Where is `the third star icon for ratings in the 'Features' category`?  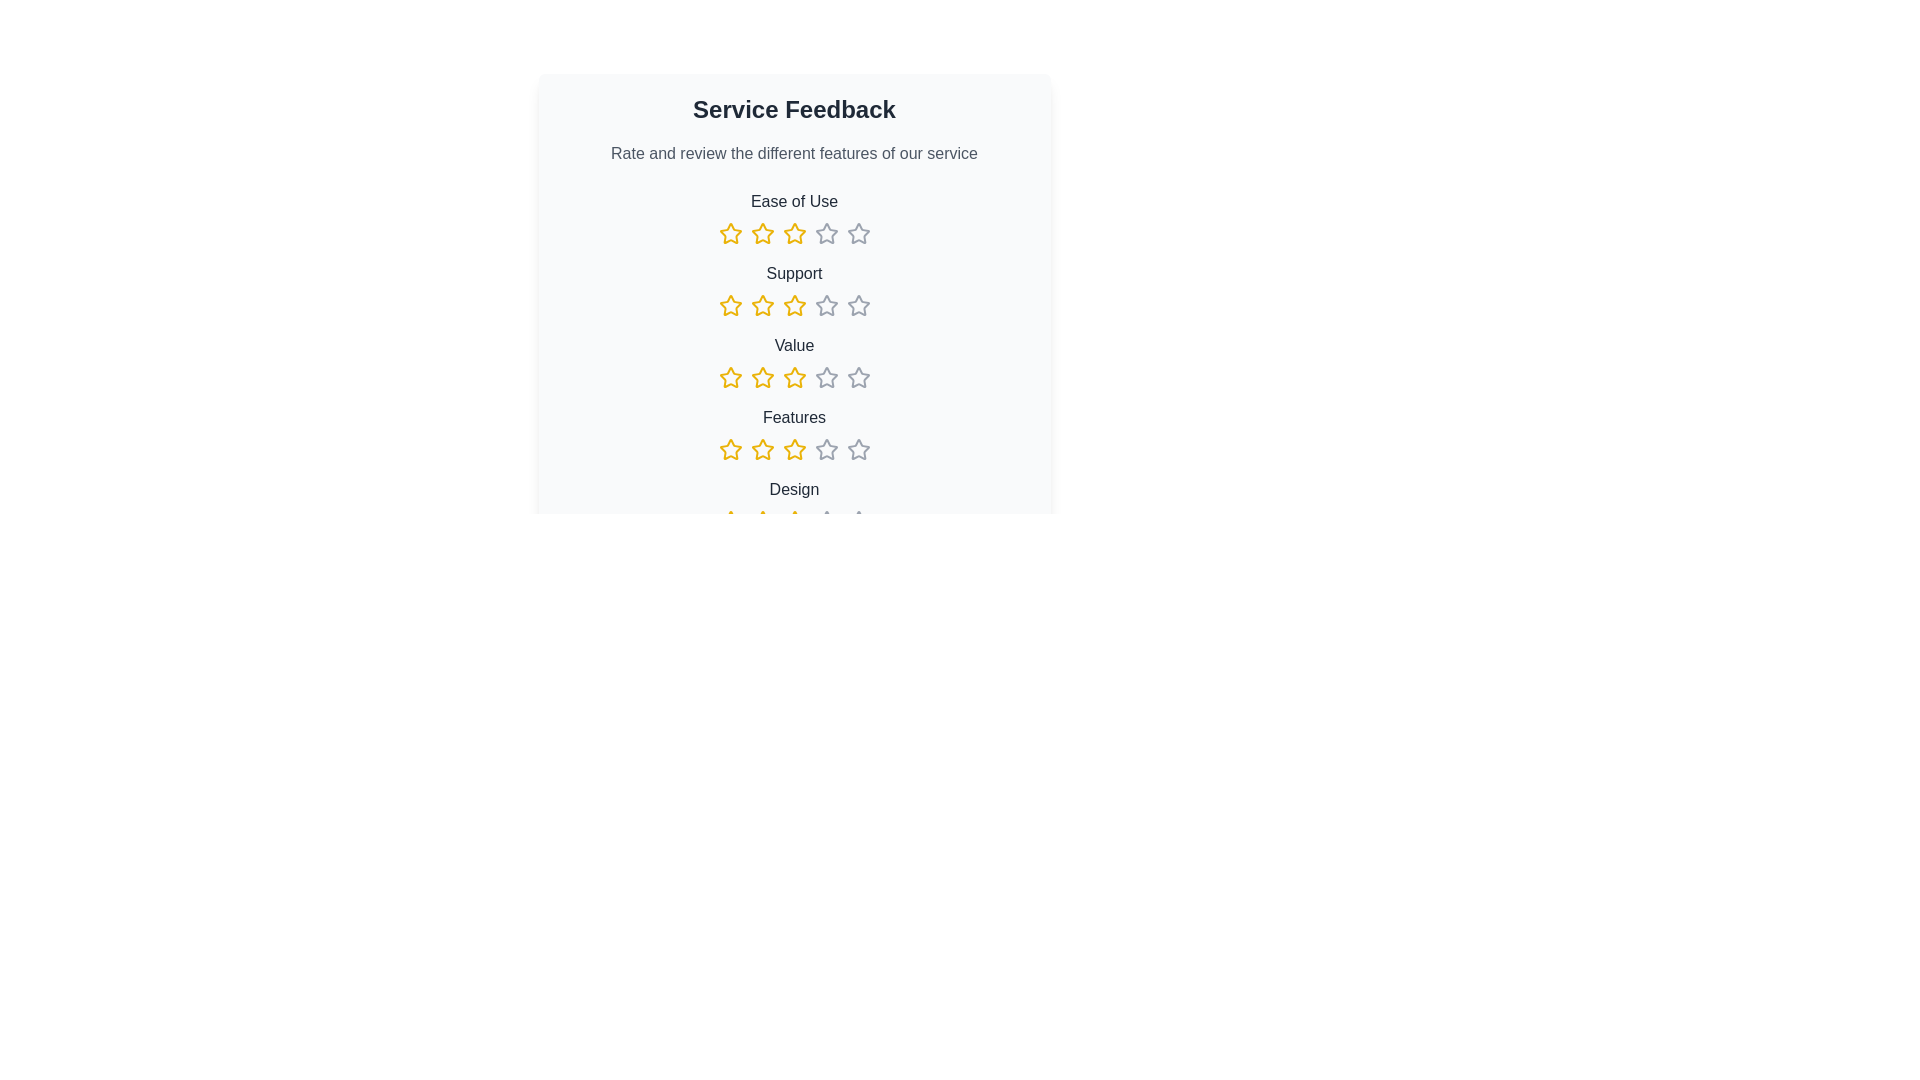 the third star icon for ratings in the 'Features' category is located at coordinates (761, 450).